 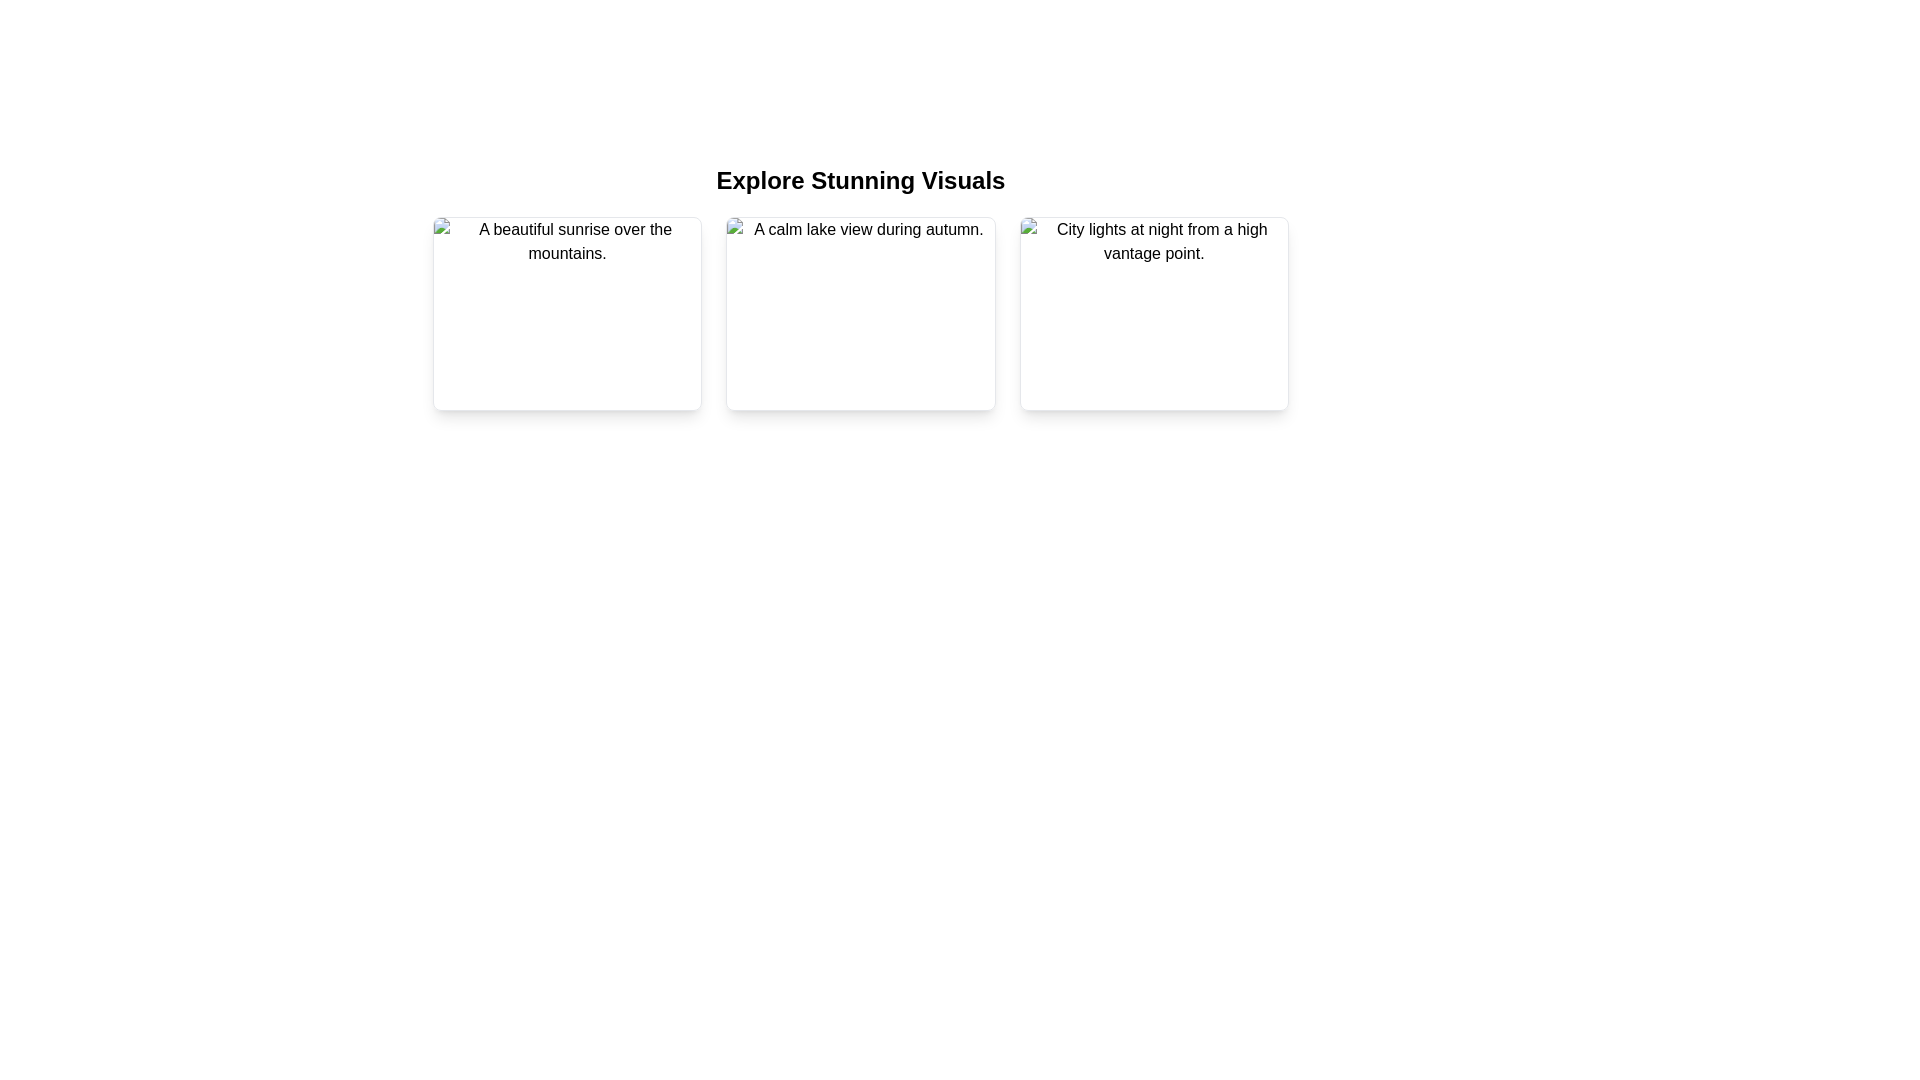 I want to click on the leftmost button that initiates the zoom-in function, so click(x=756, y=388).